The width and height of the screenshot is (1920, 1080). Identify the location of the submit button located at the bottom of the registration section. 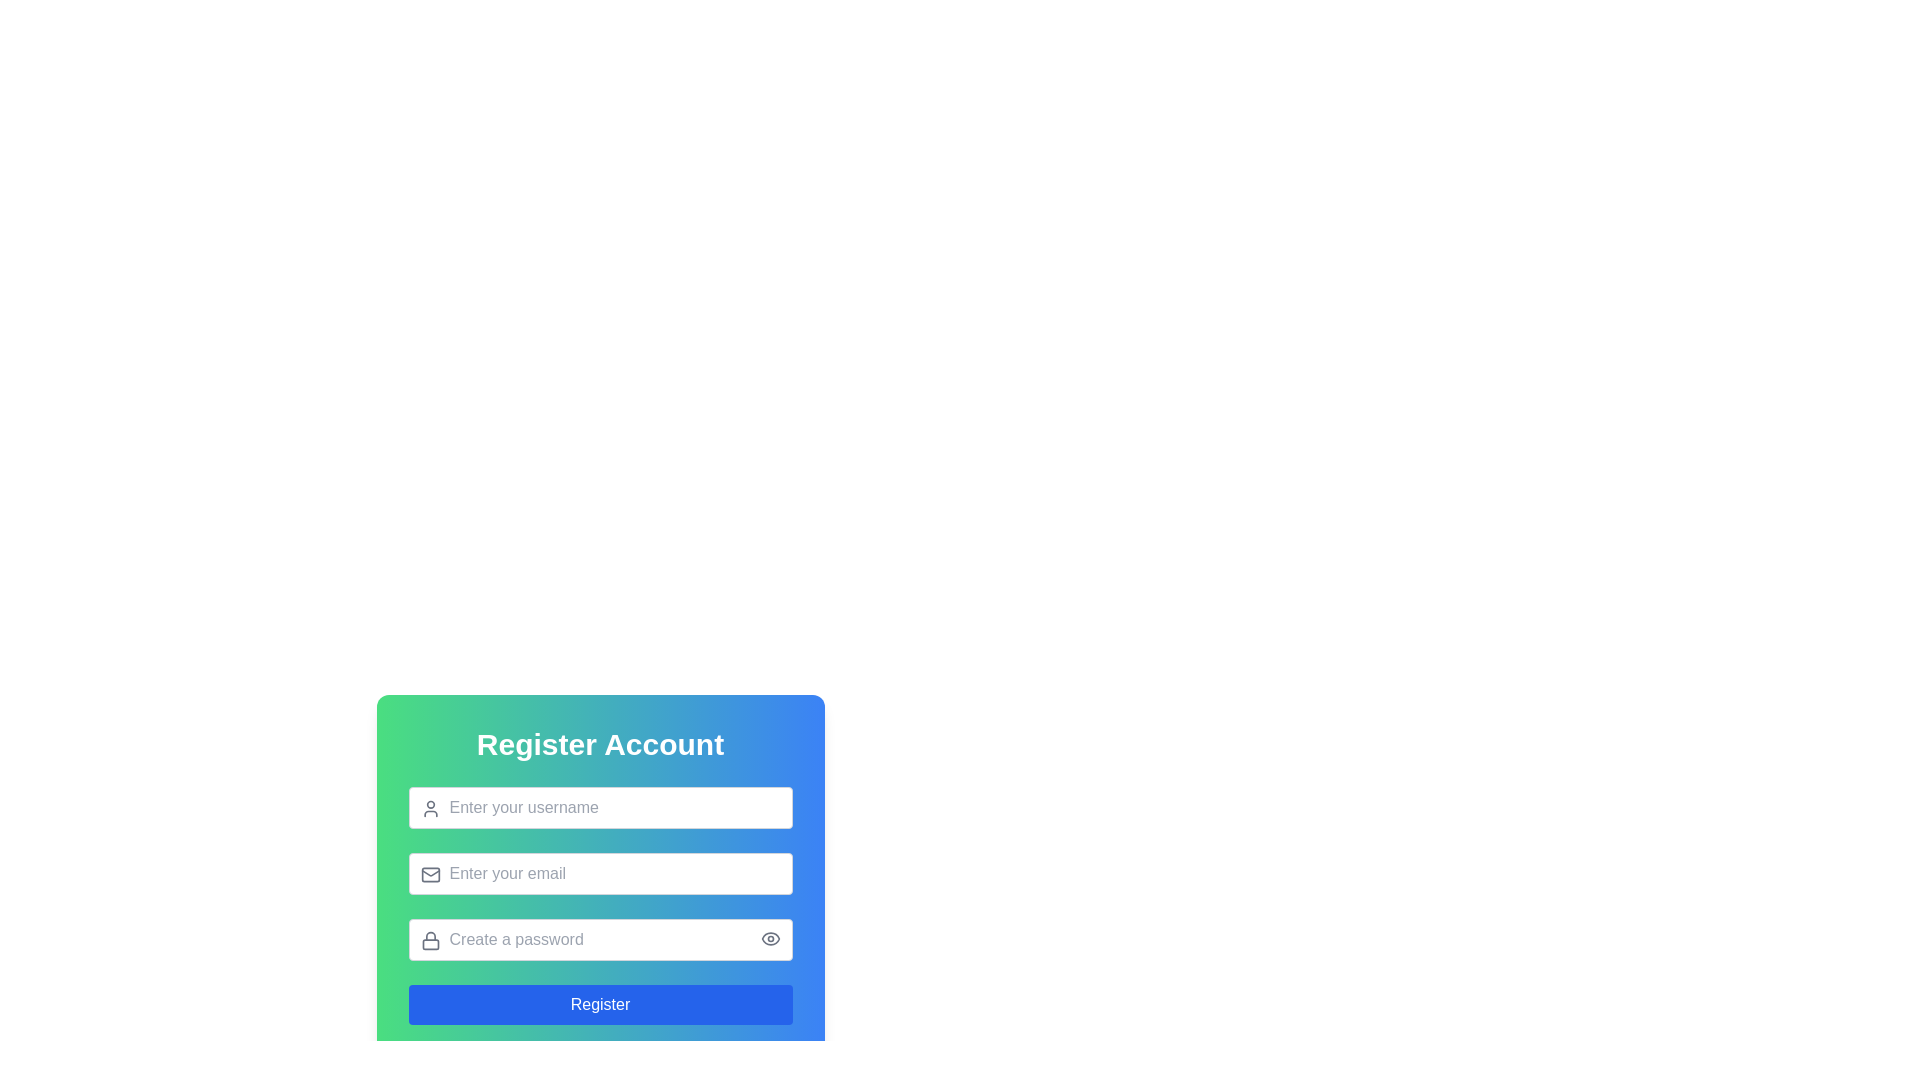
(599, 1005).